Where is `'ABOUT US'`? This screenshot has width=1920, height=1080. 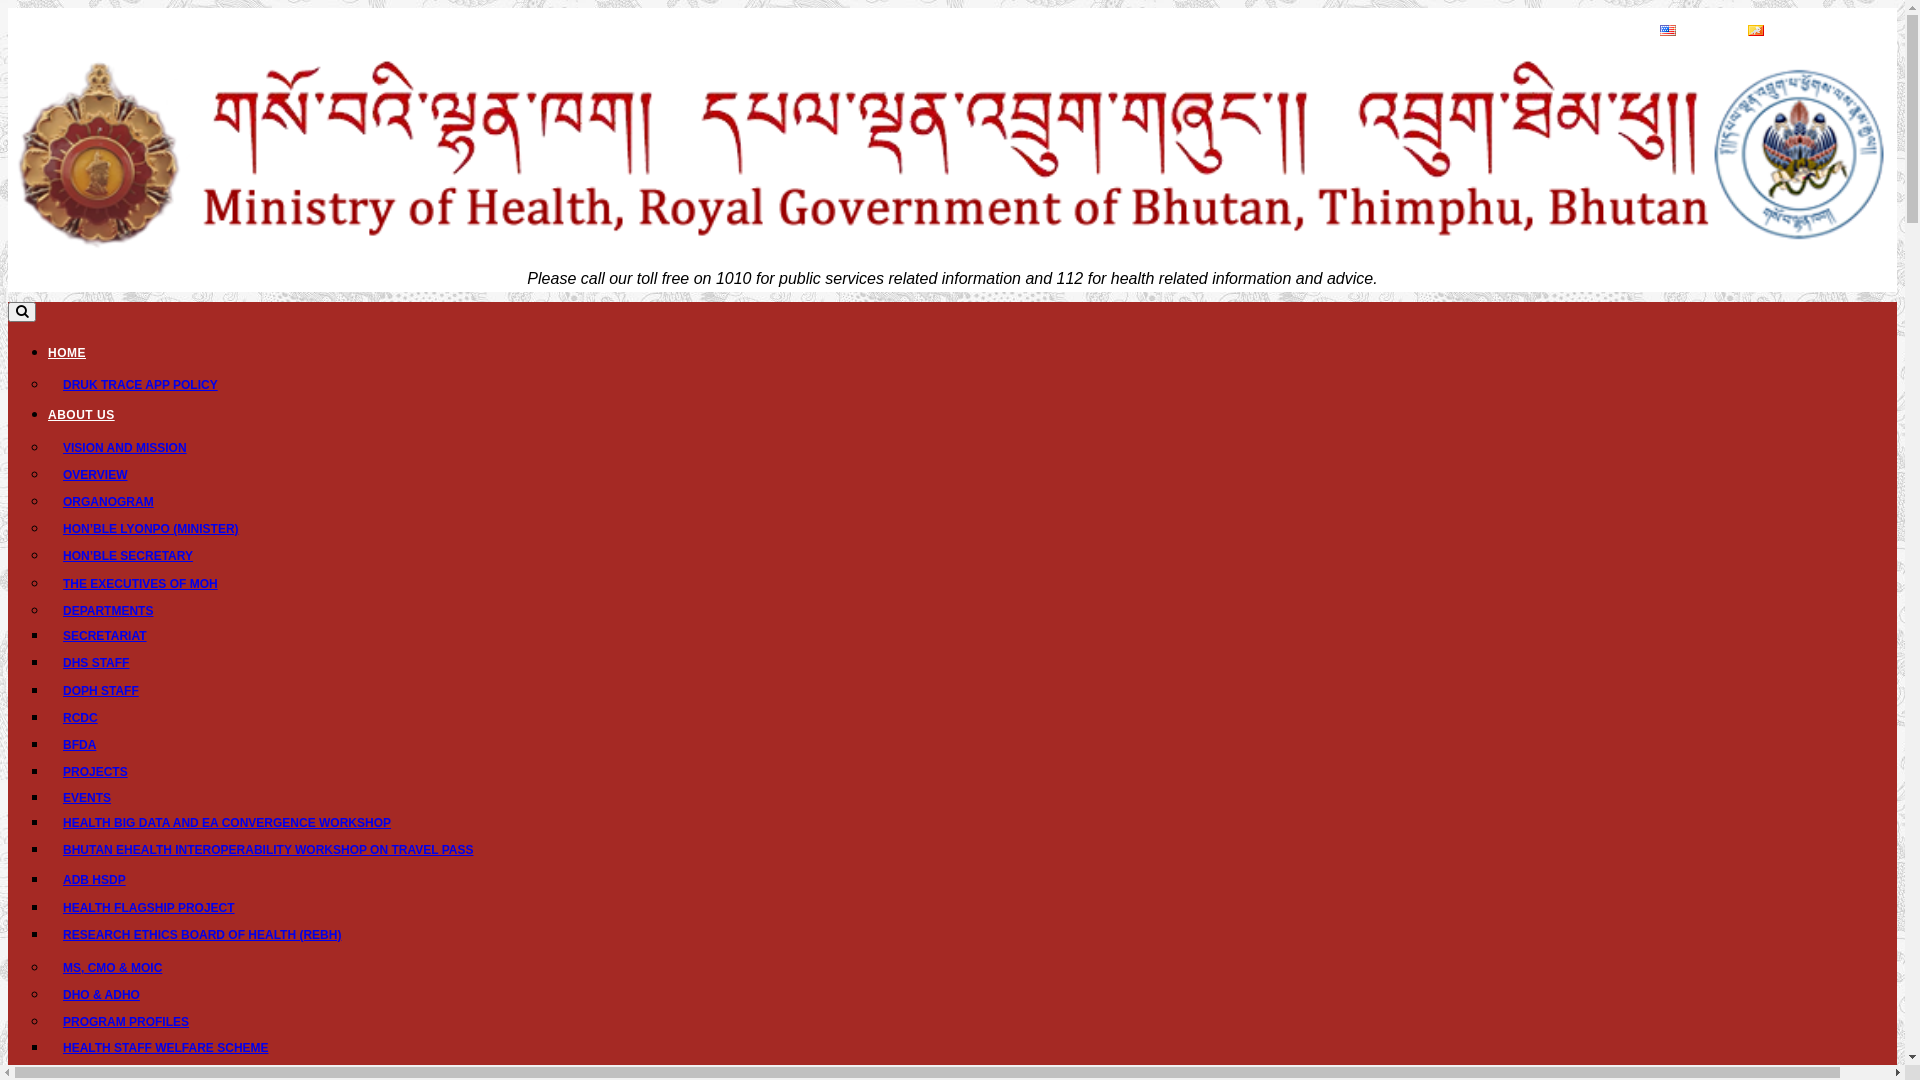
'ABOUT US' is located at coordinates (80, 414).